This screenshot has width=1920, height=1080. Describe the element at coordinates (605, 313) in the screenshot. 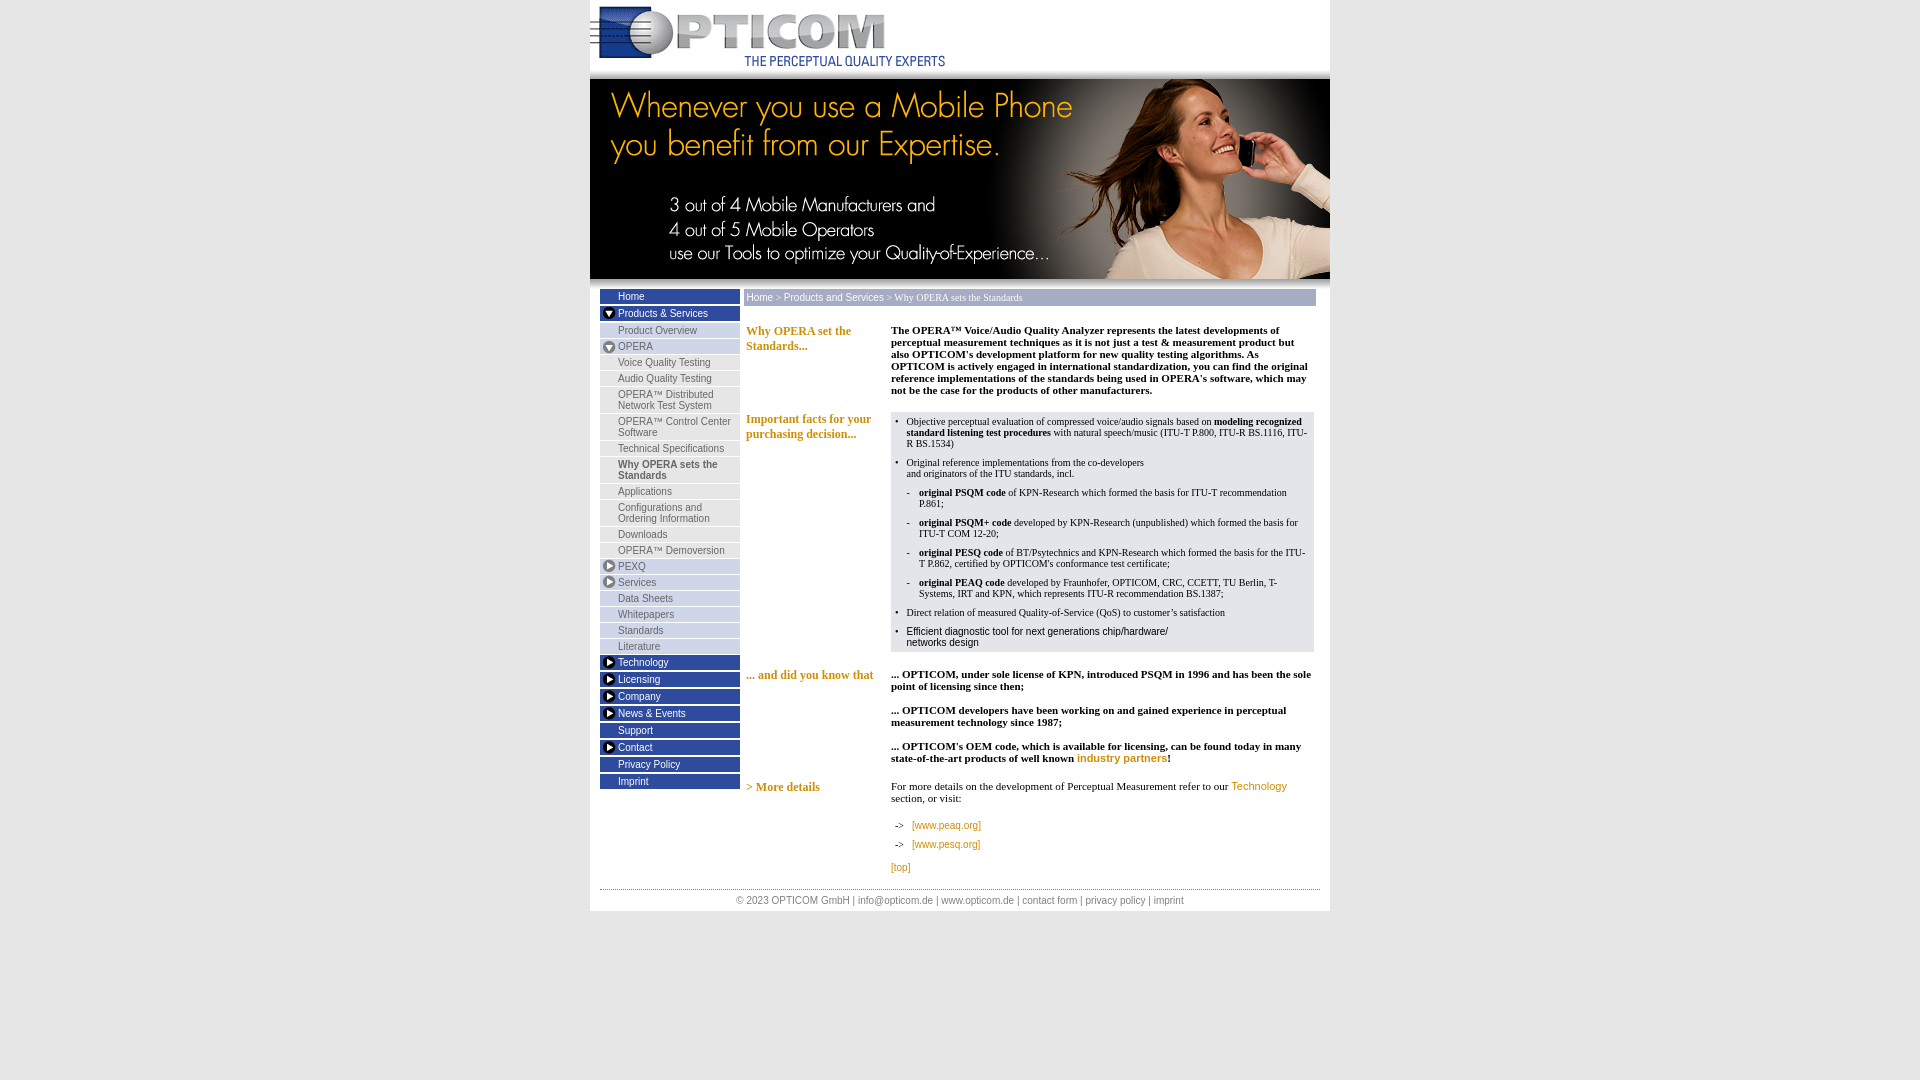

I see `'Products and Services'` at that location.